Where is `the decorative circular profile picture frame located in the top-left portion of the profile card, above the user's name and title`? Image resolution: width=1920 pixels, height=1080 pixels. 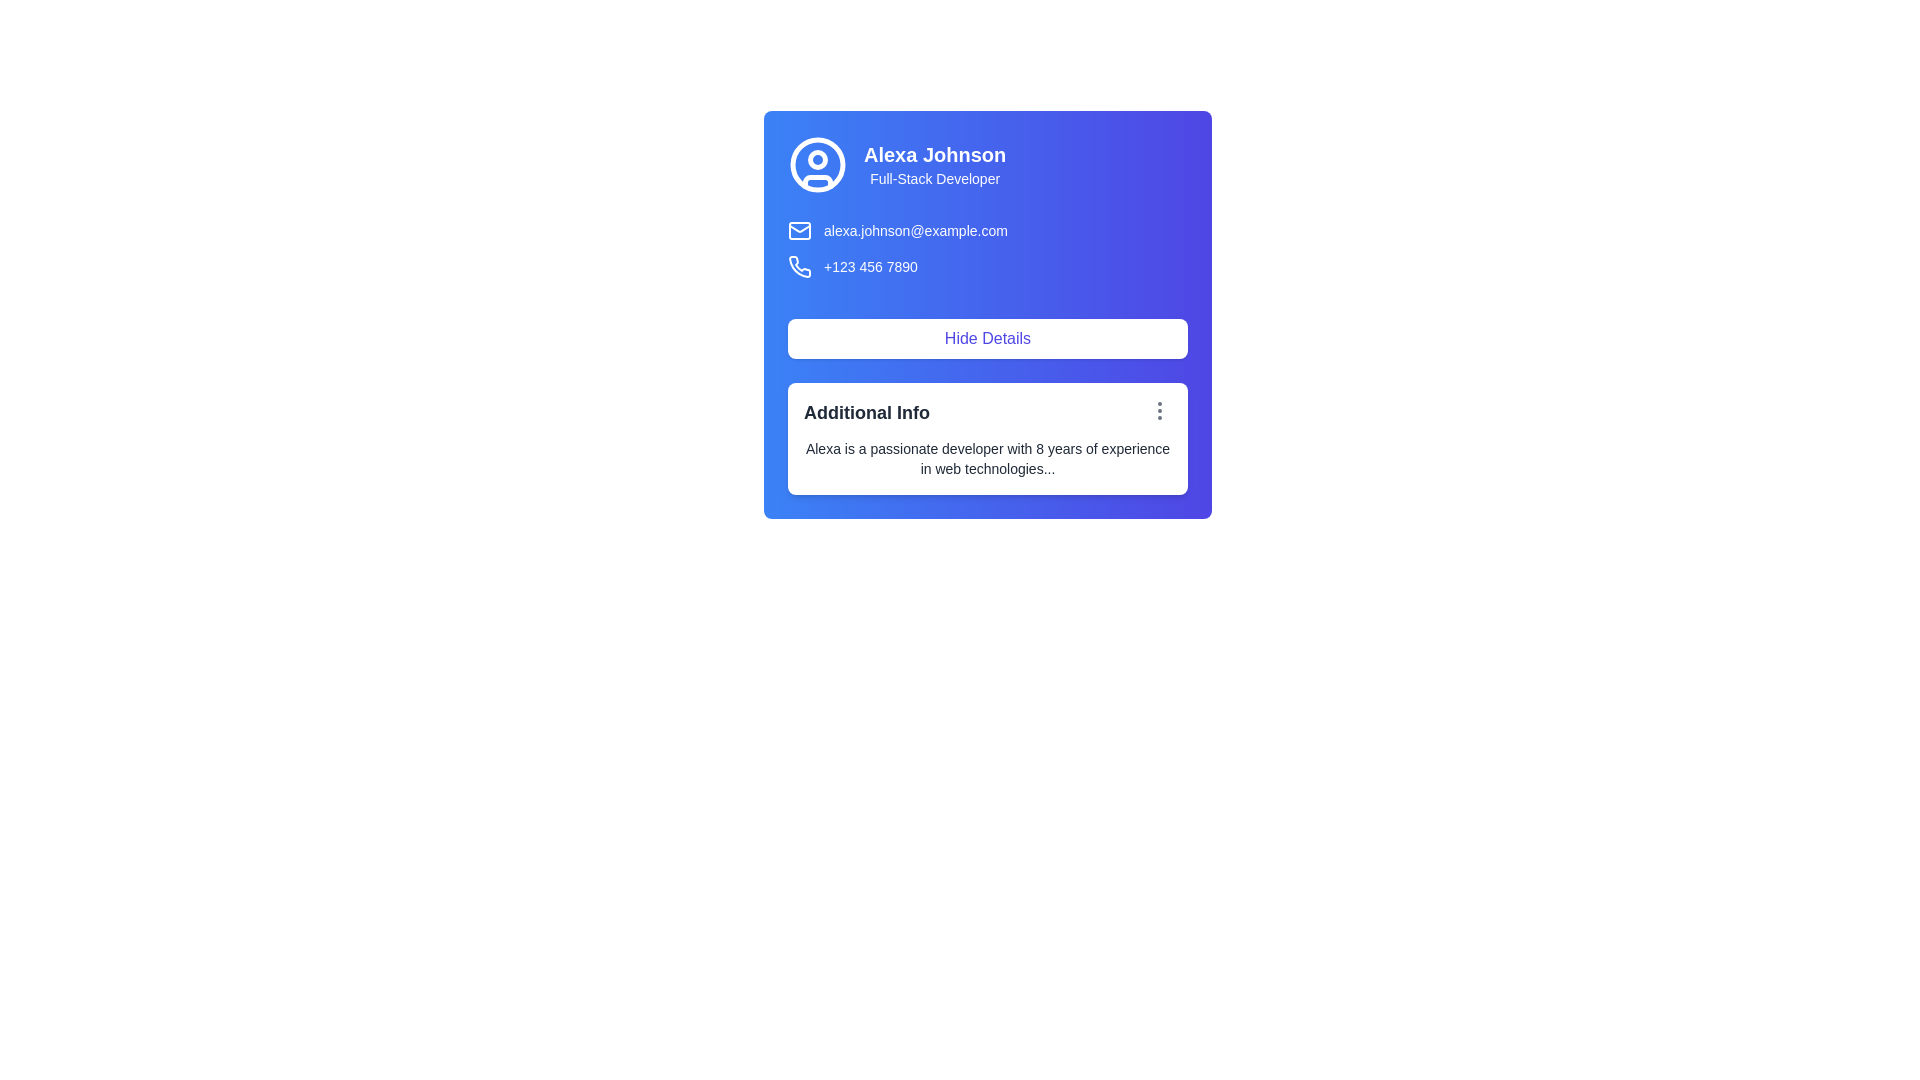 the decorative circular profile picture frame located in the top-left portion of the profile card, above the user's name and title is located at coordinates (817, 164).